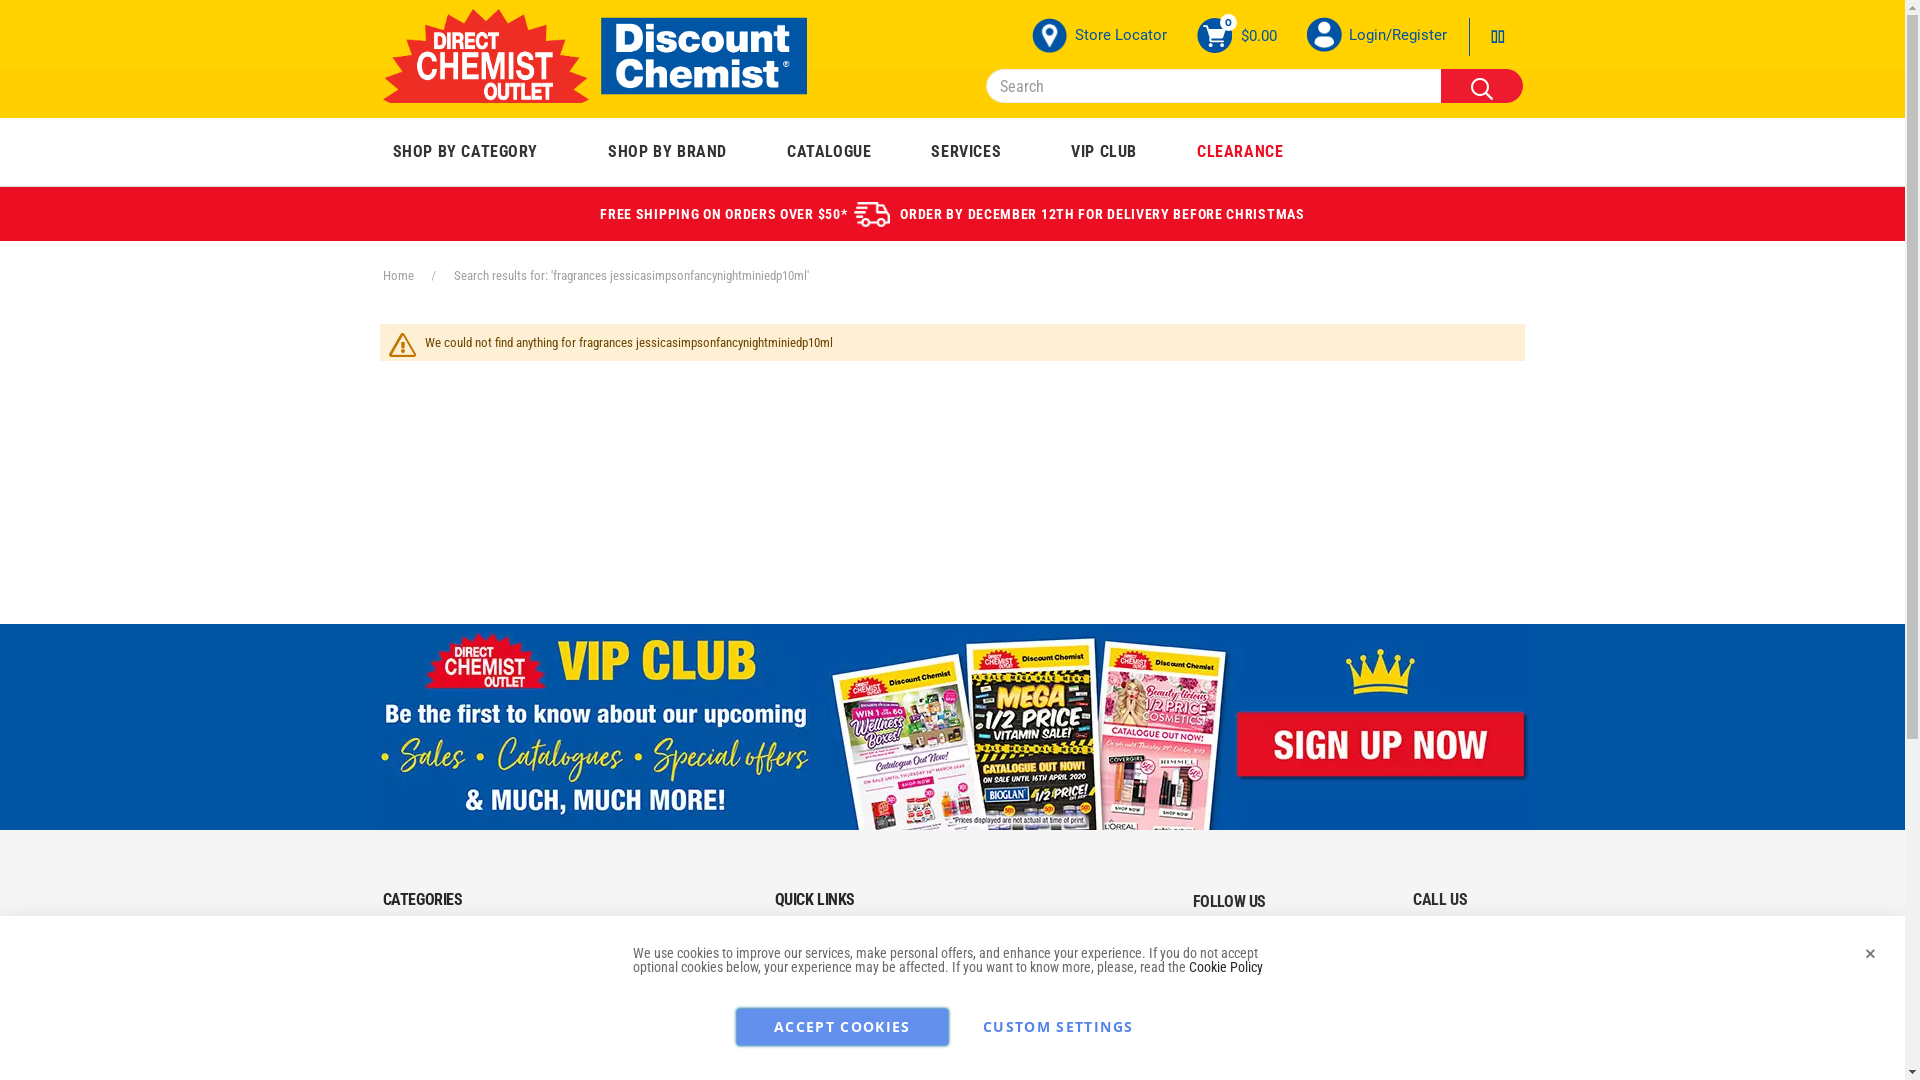 Image resolution: width=1920 pixels, height=1080 pixels. What do you see at coordinates (1238, 150) in the screenshot?
I see `'CLEARANCE'` at bounding box center [1238, 150].